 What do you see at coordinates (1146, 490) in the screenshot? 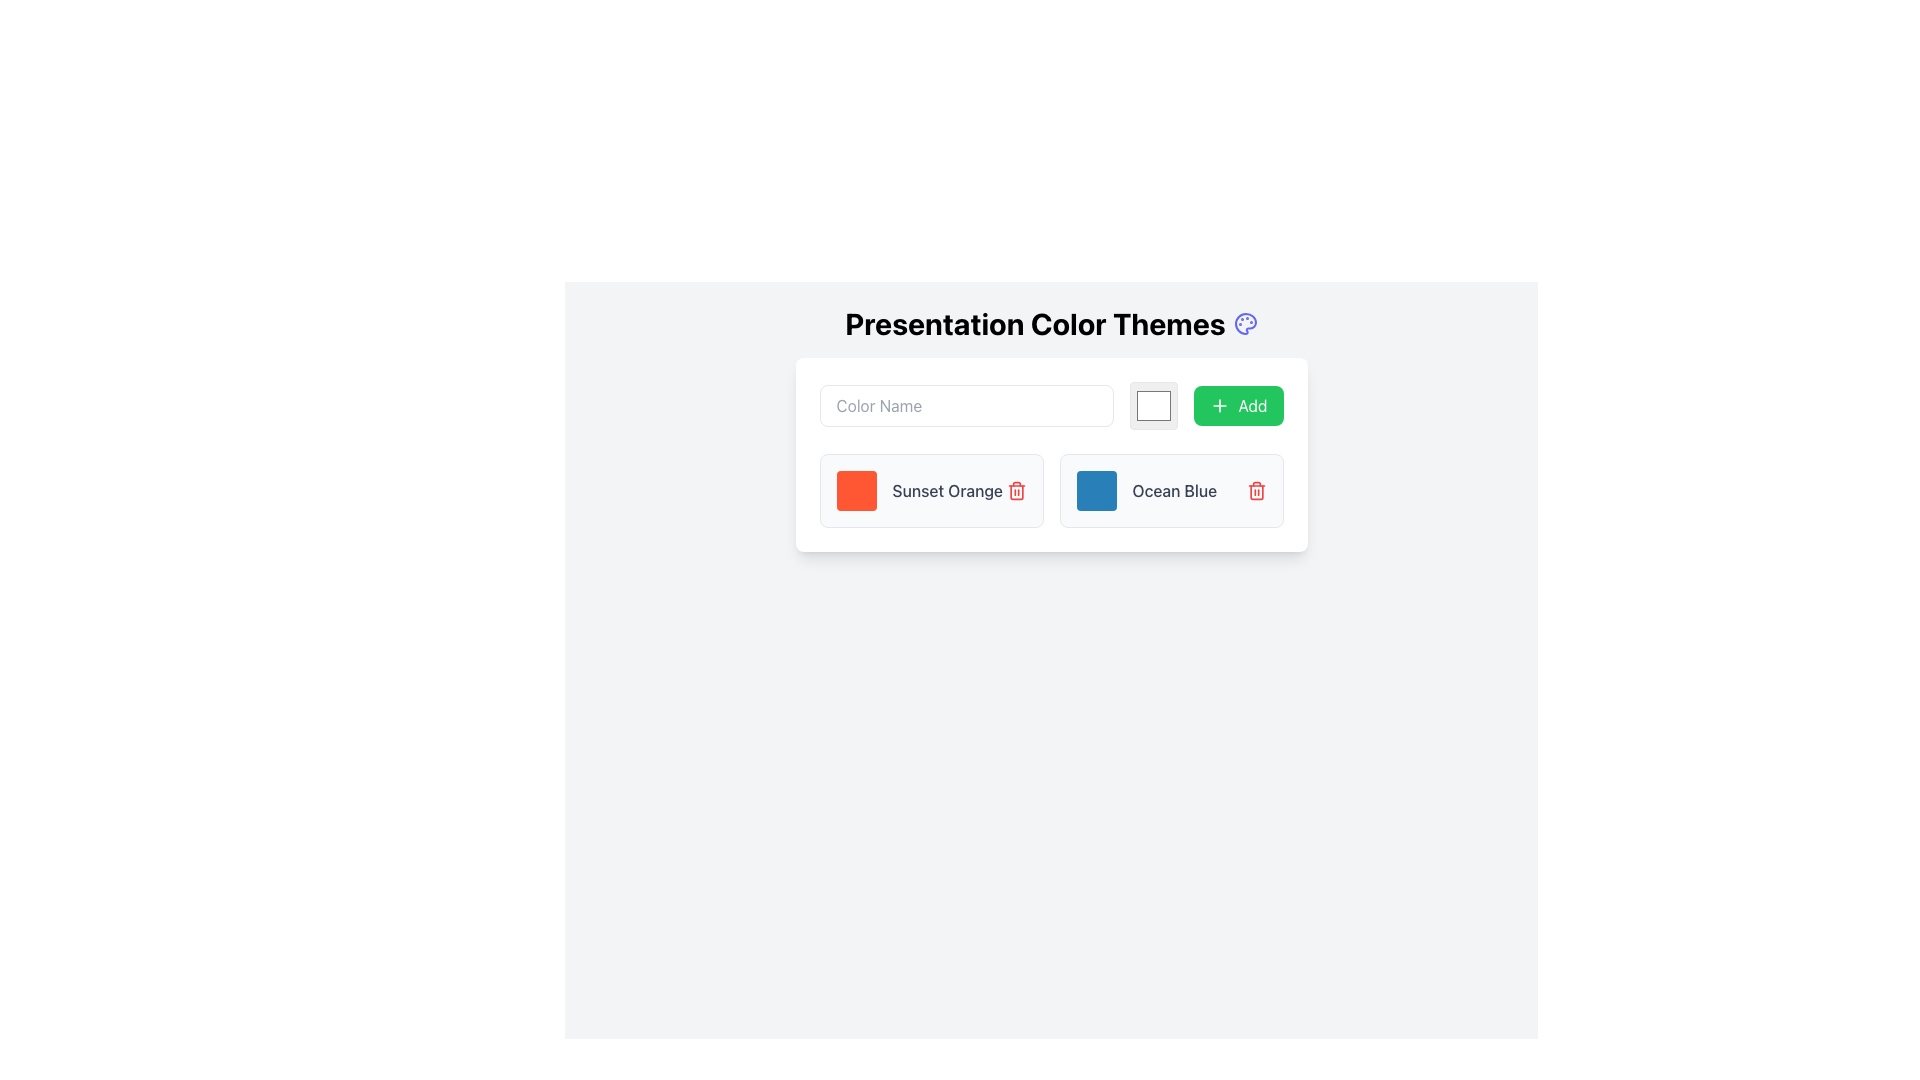
I see `the 'Ocean Blue' label with the accompanying blue square icon, which is the second item in a horizontally aligned grid under the 'Presentation Color Themes' heading` at bounding box center [1146, 490].